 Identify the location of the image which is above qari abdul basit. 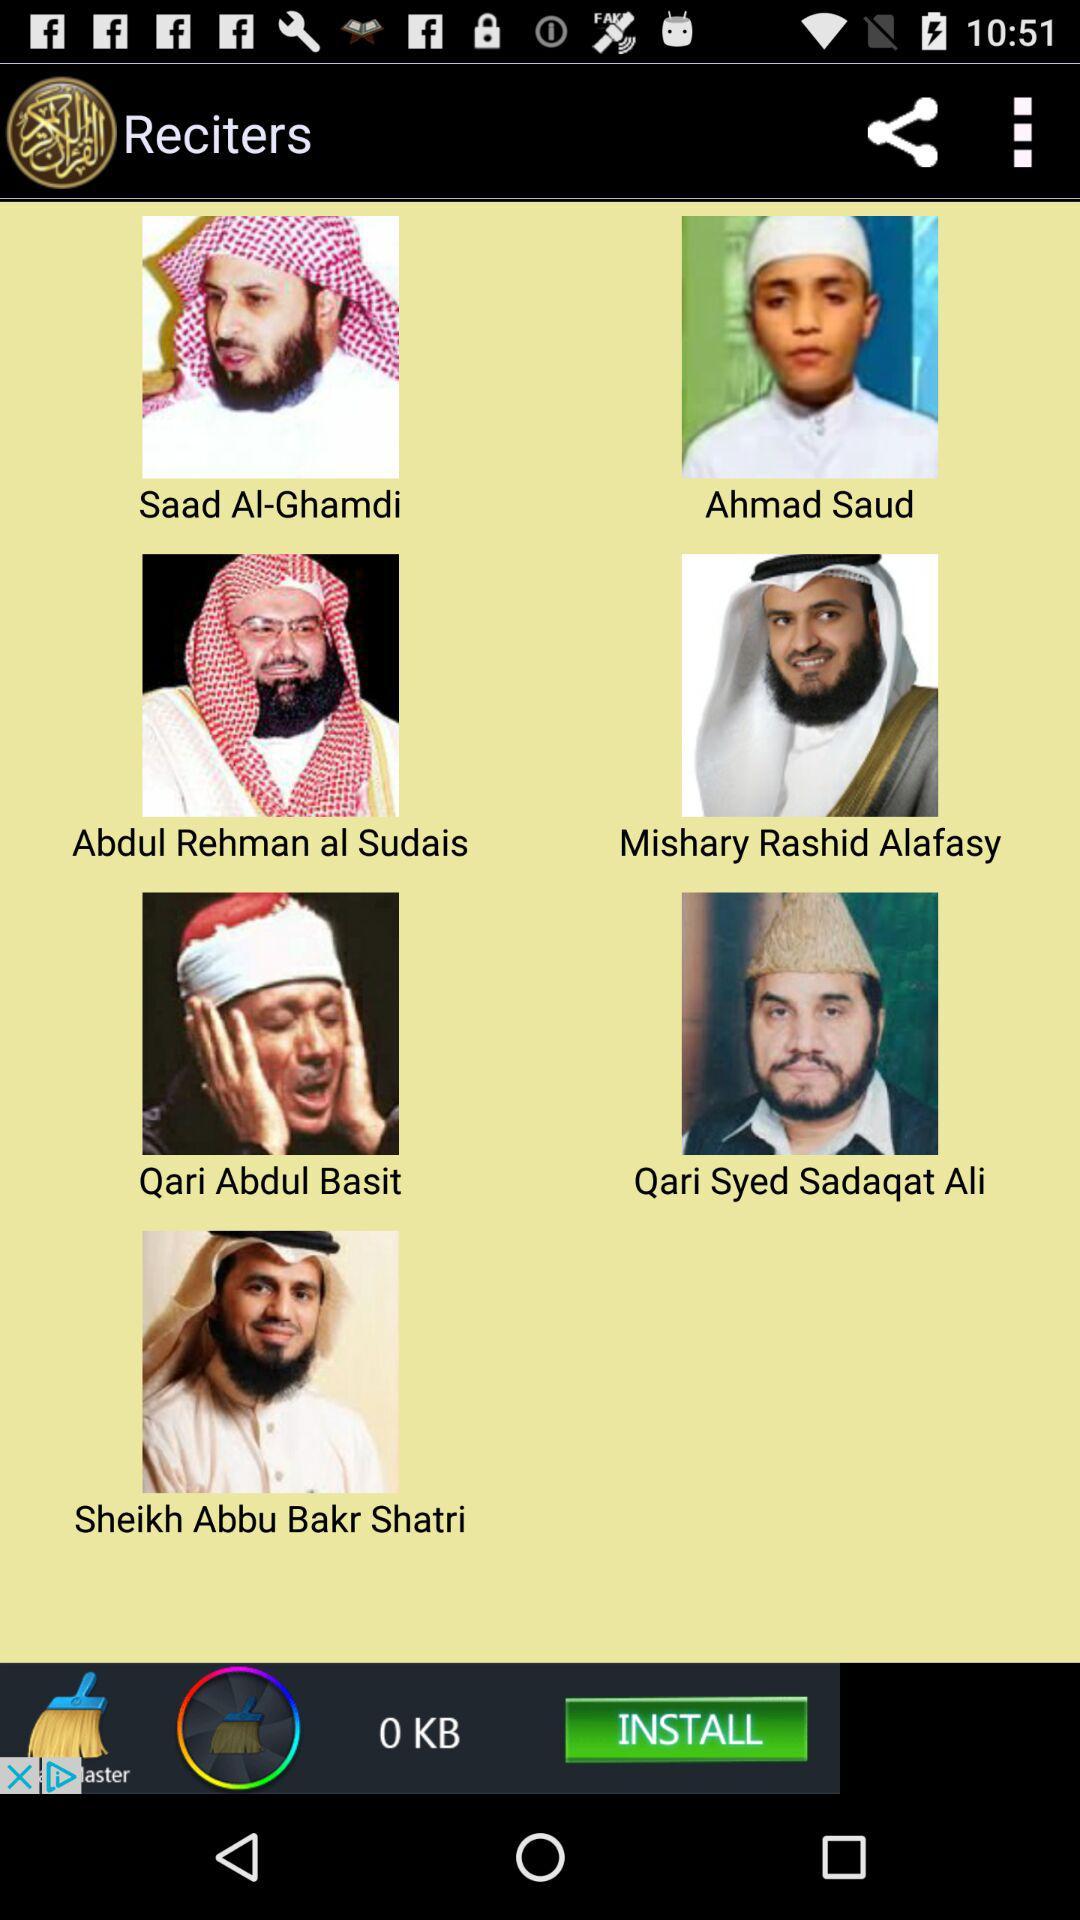
(270, 1023).